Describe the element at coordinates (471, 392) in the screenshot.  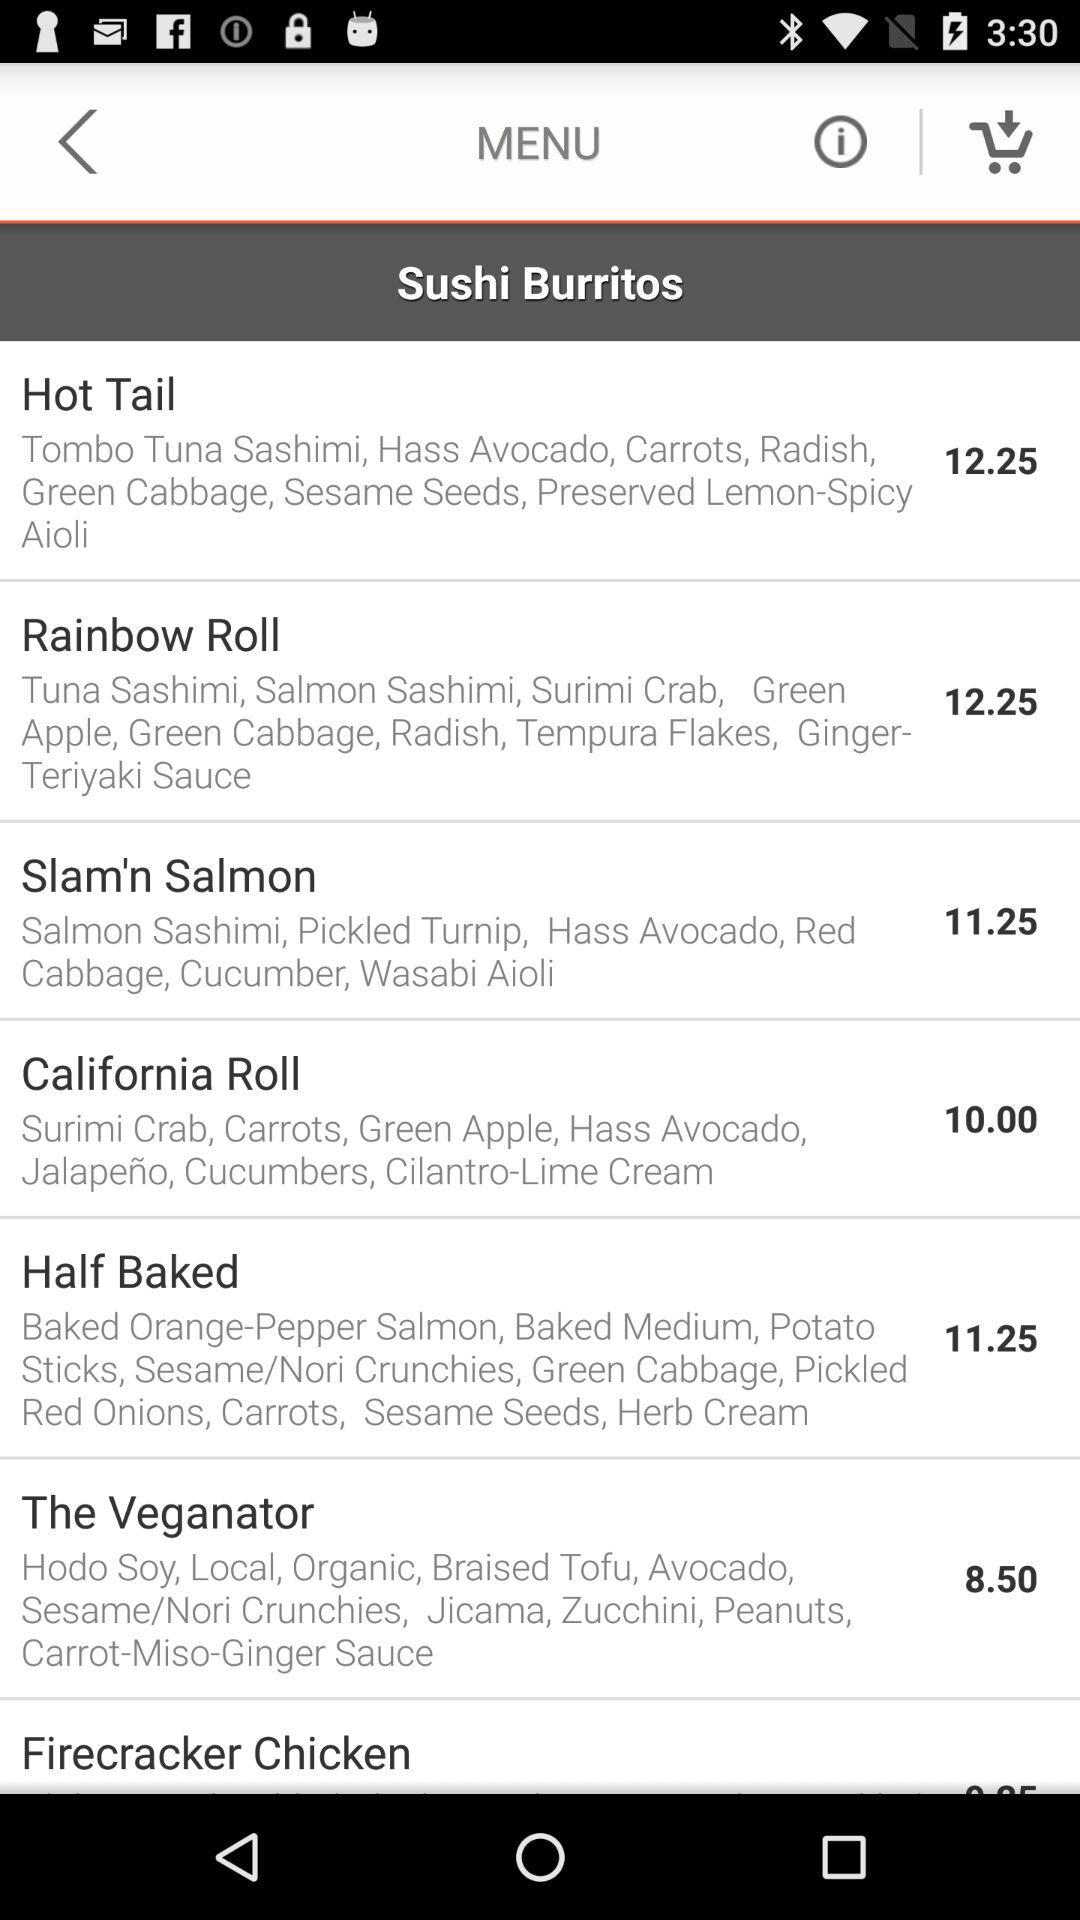
I see `icon below the sushi burritos` at that location.